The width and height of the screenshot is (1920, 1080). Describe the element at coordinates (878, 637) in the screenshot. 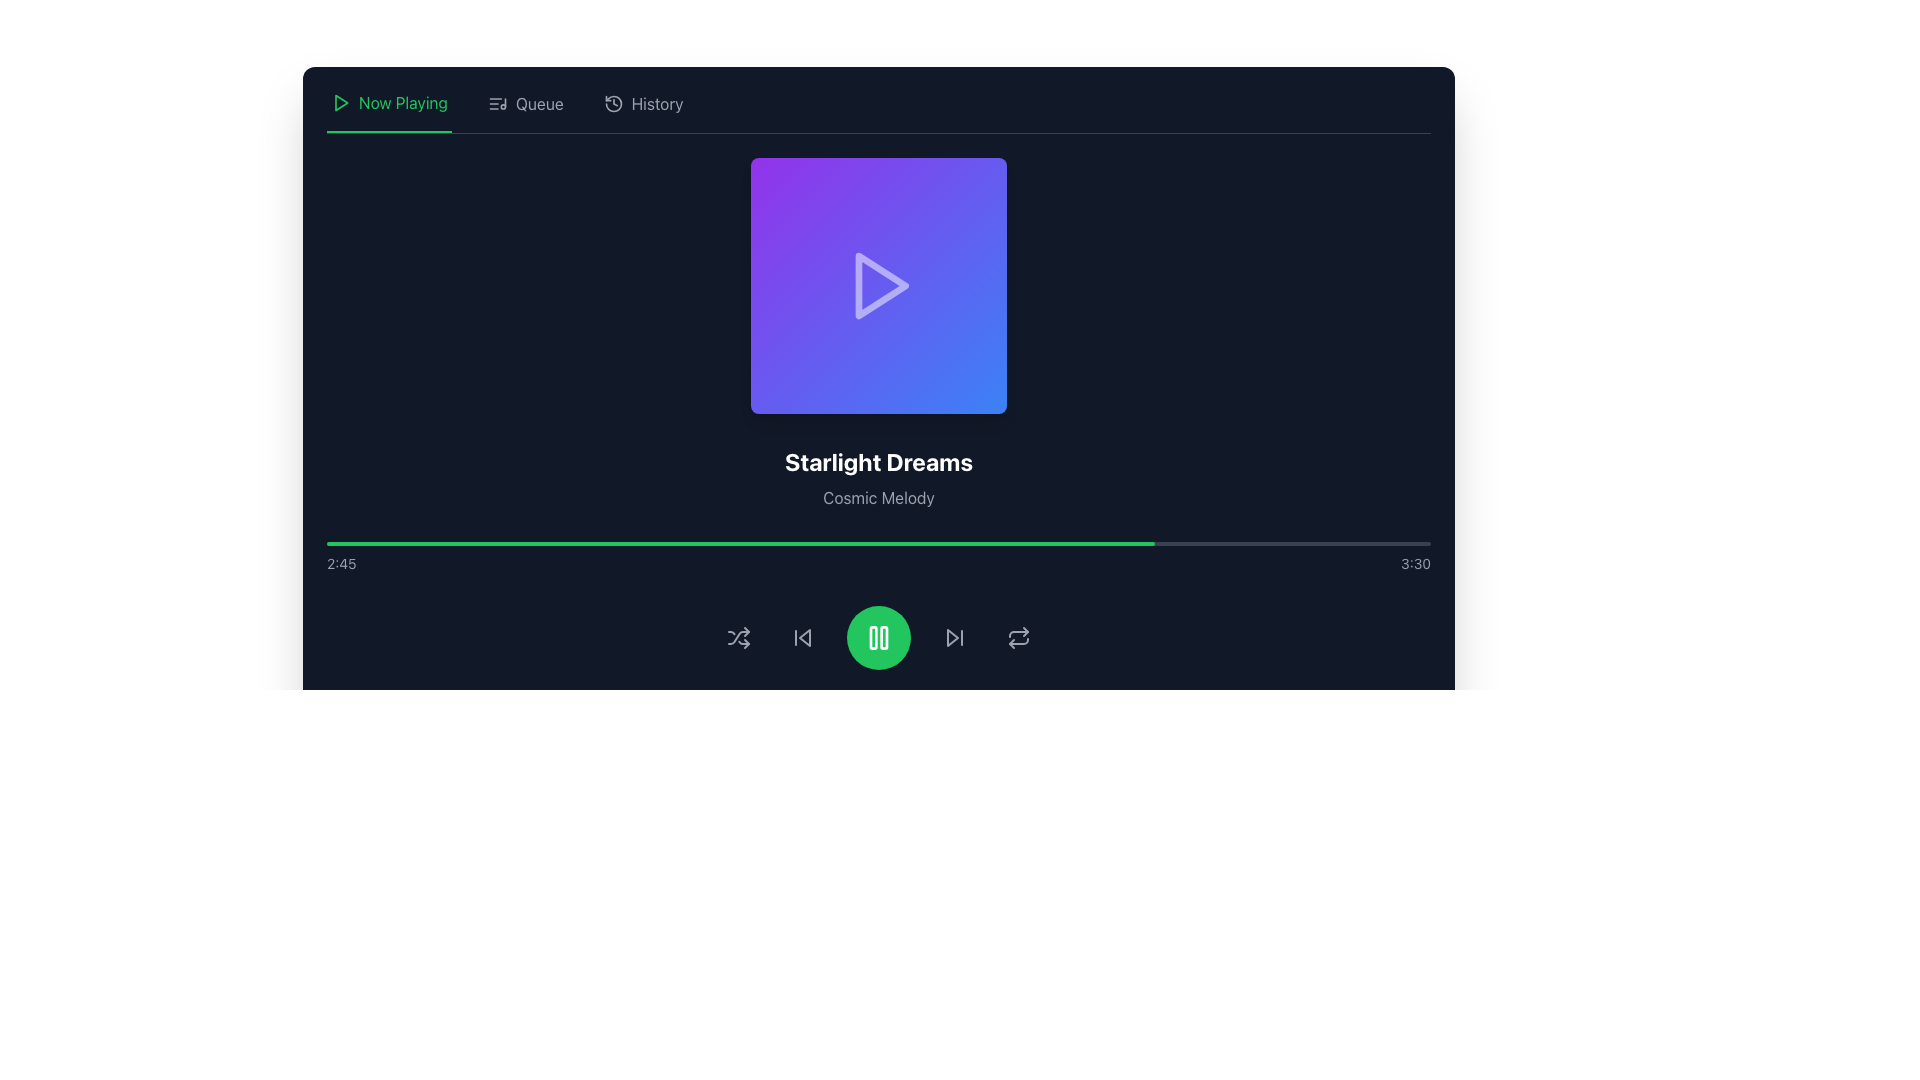

I see `the pause button located between the 'previous' and 'next' track buttons` at that location.